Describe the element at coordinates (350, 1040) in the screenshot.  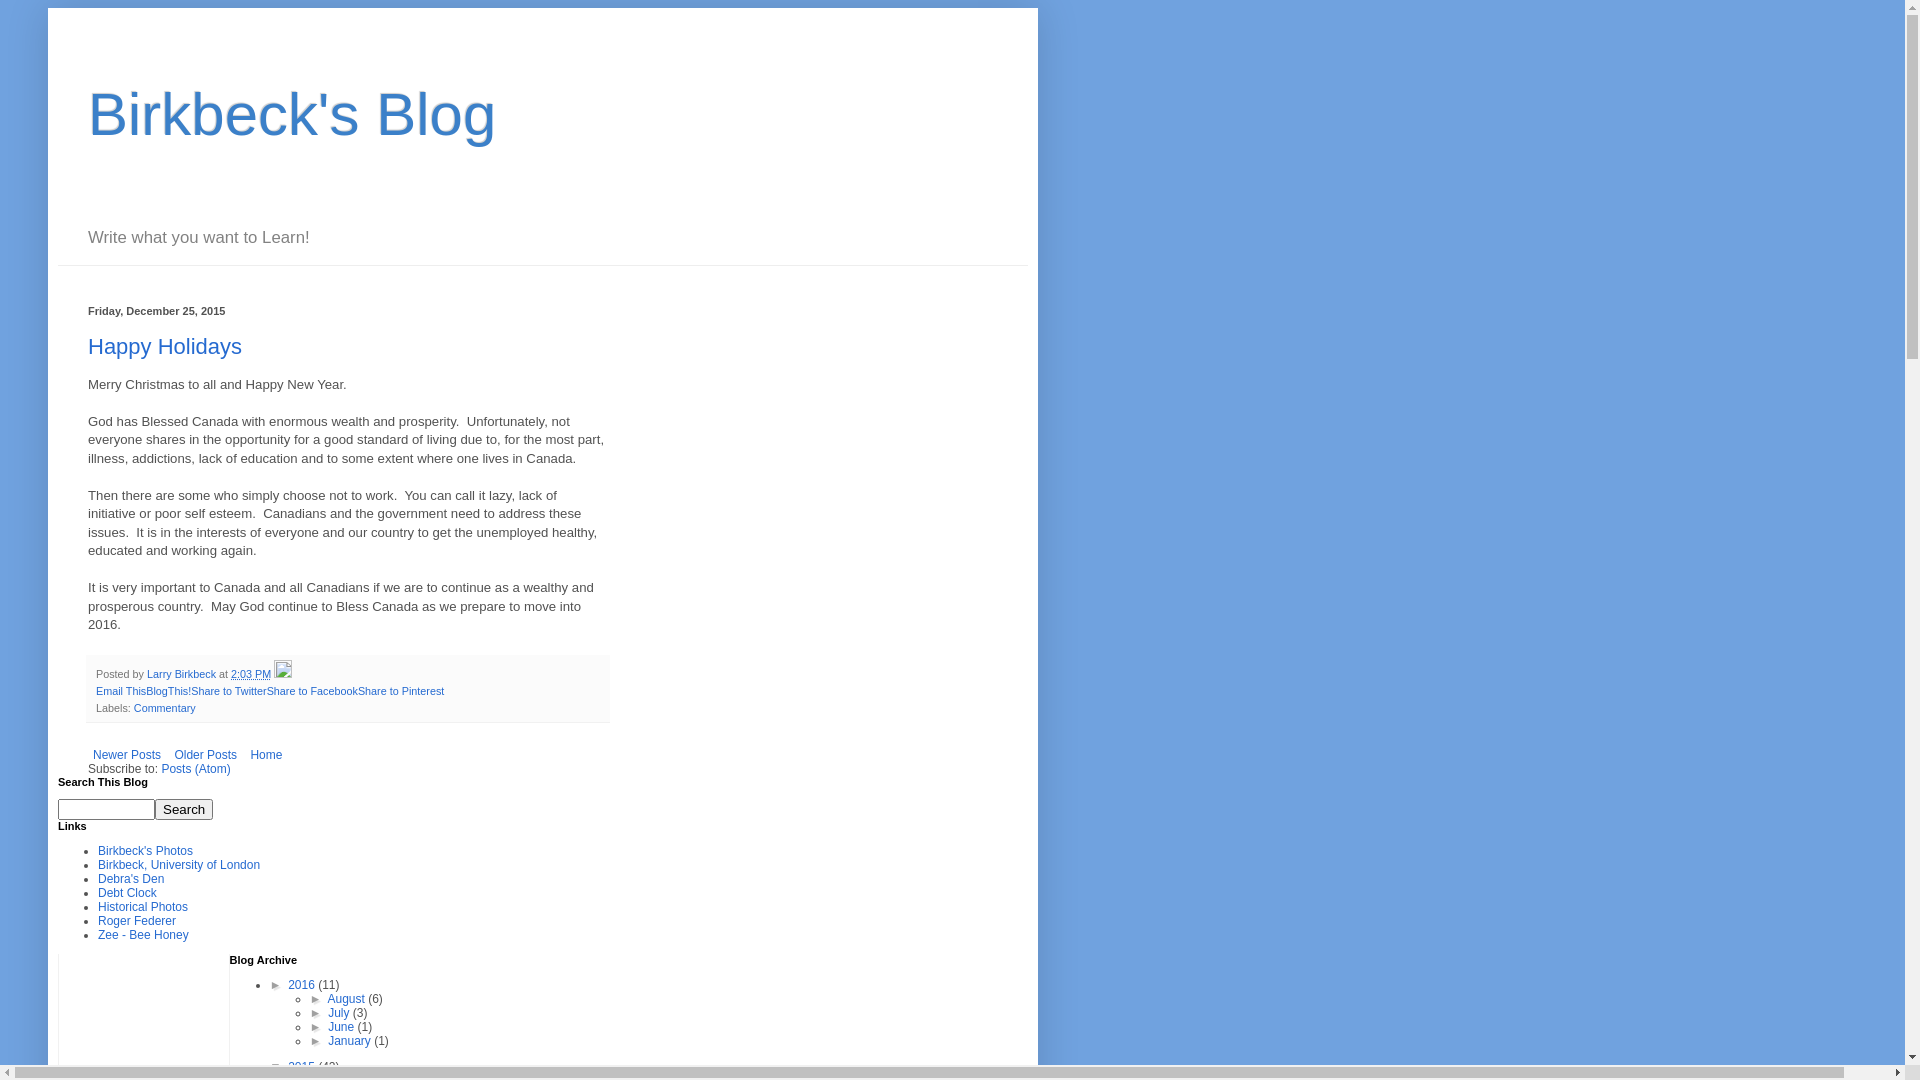
I see `'January'` at that location.